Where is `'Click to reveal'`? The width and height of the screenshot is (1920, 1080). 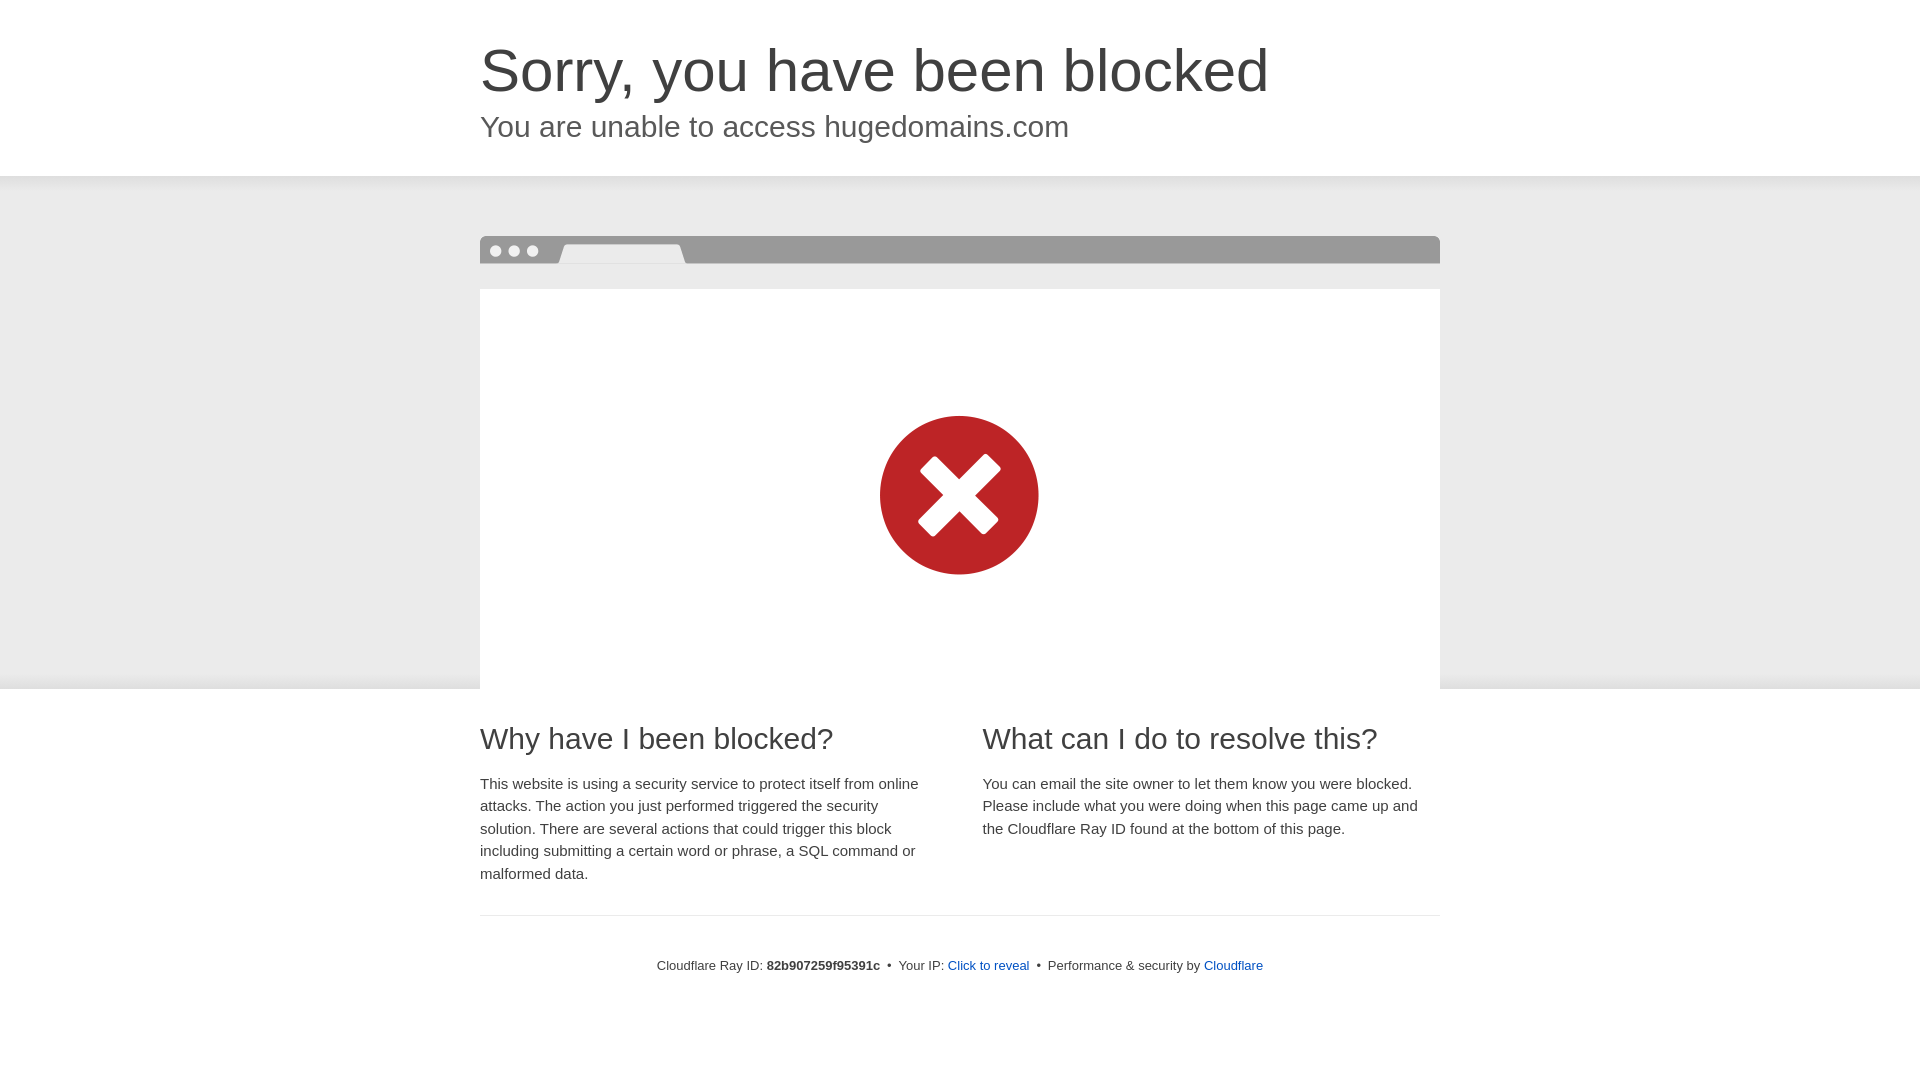
'Click to reveal' is located at coordinates (988, 964).